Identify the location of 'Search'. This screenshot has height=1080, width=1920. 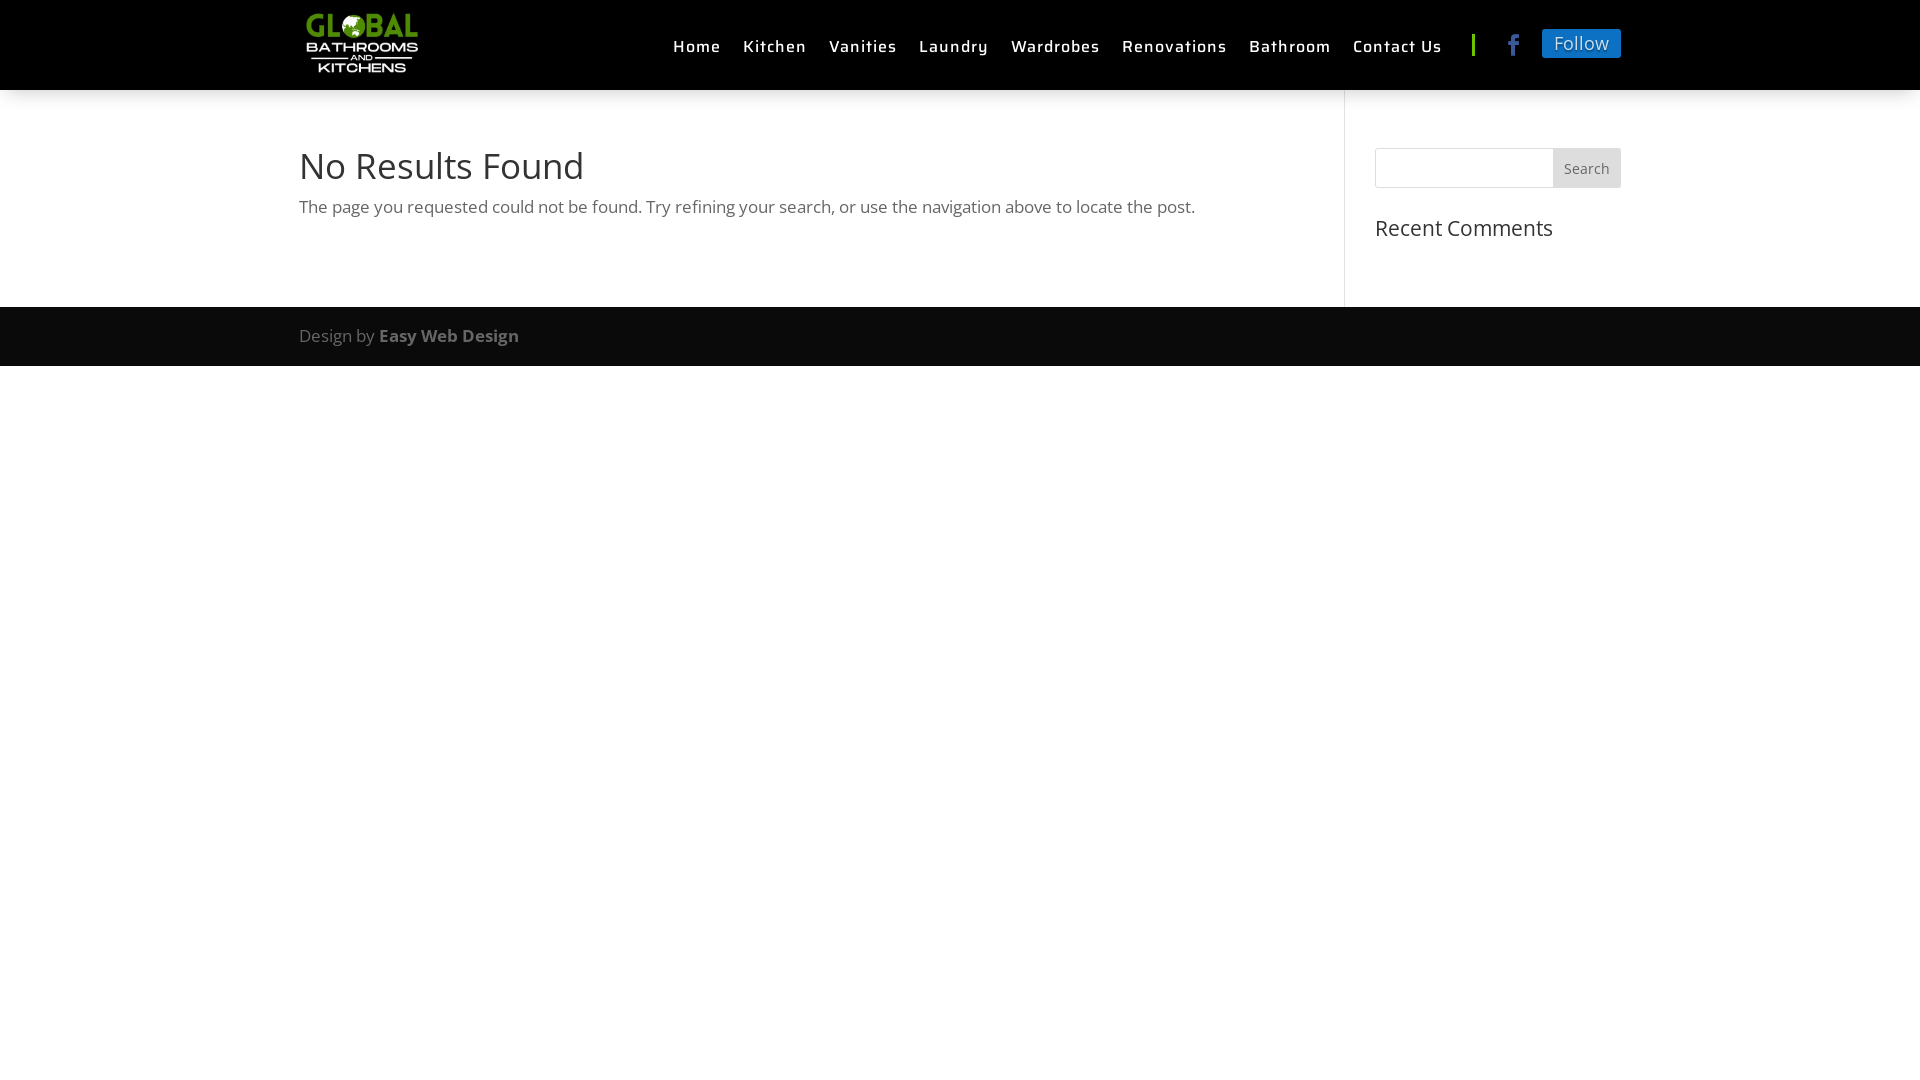
(1586, 167).